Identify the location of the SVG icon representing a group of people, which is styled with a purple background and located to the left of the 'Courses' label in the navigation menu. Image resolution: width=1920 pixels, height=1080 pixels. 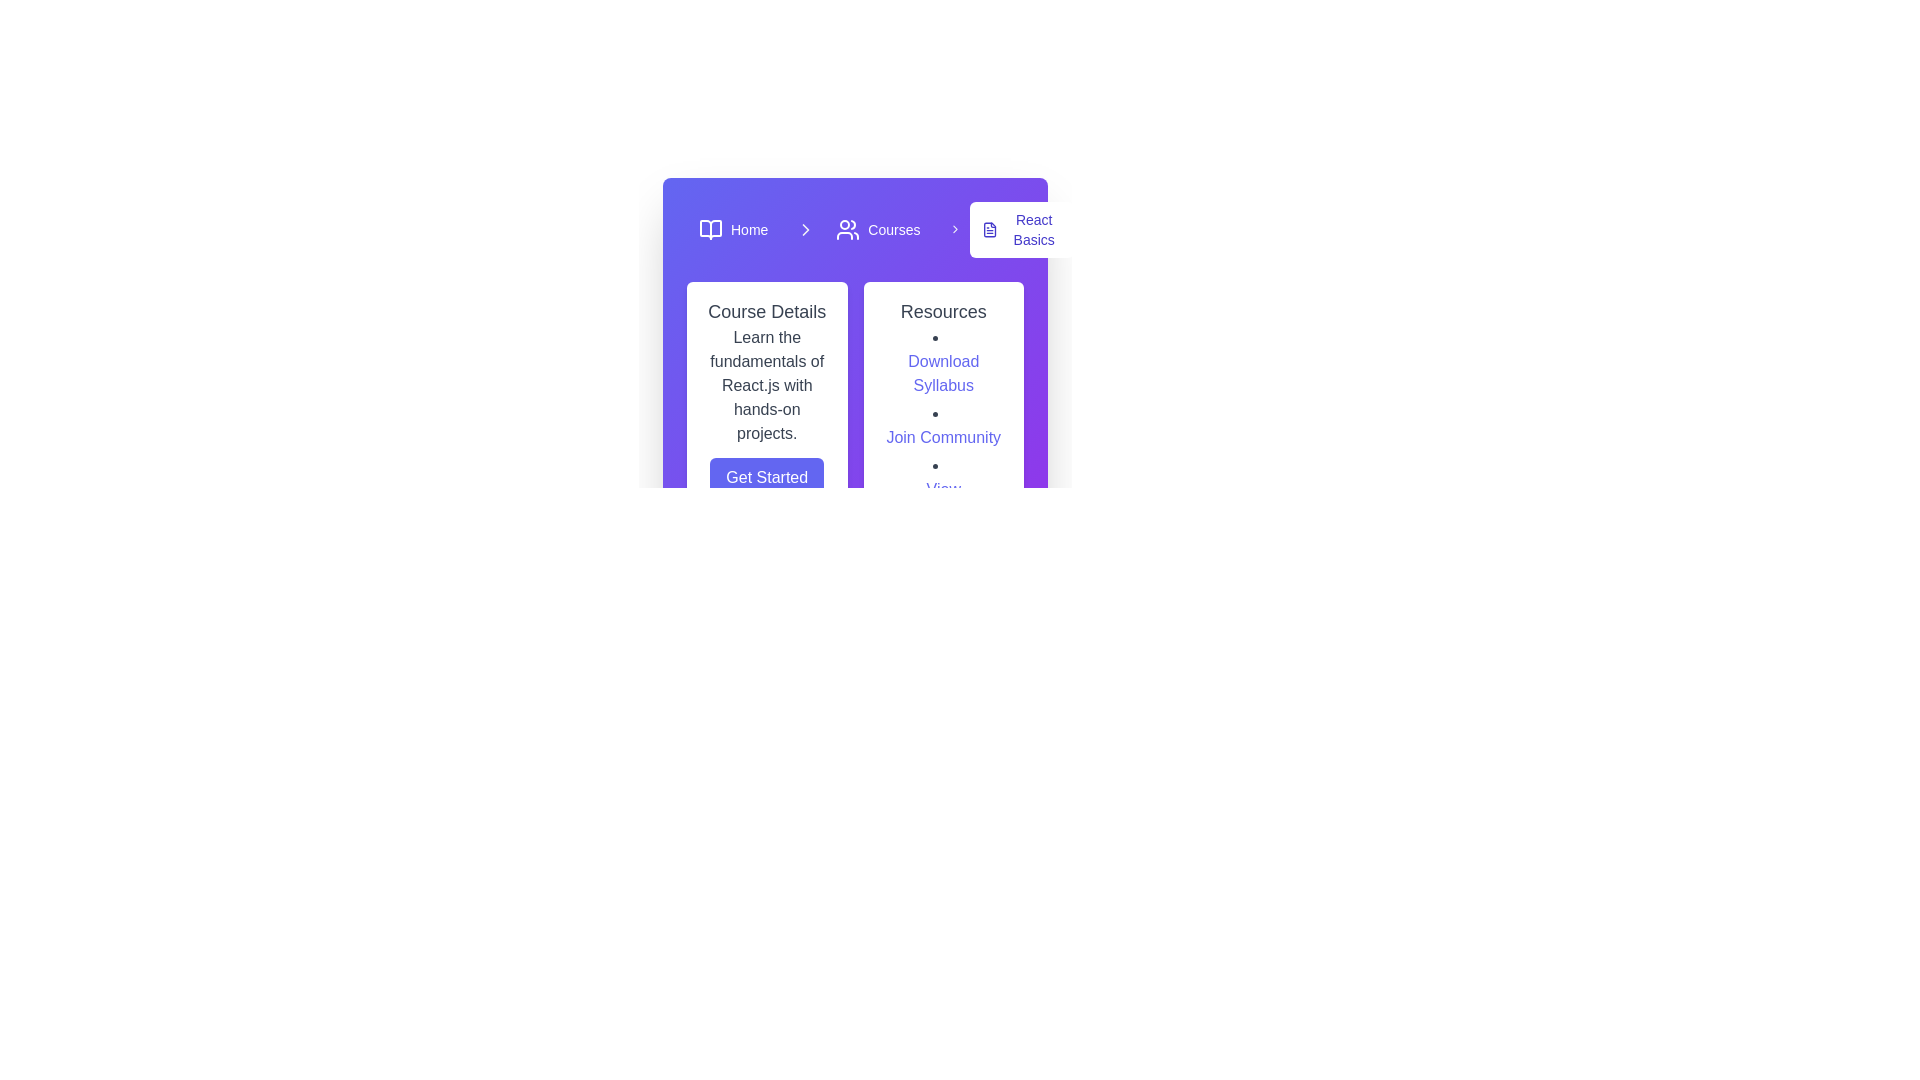
(848, 229).